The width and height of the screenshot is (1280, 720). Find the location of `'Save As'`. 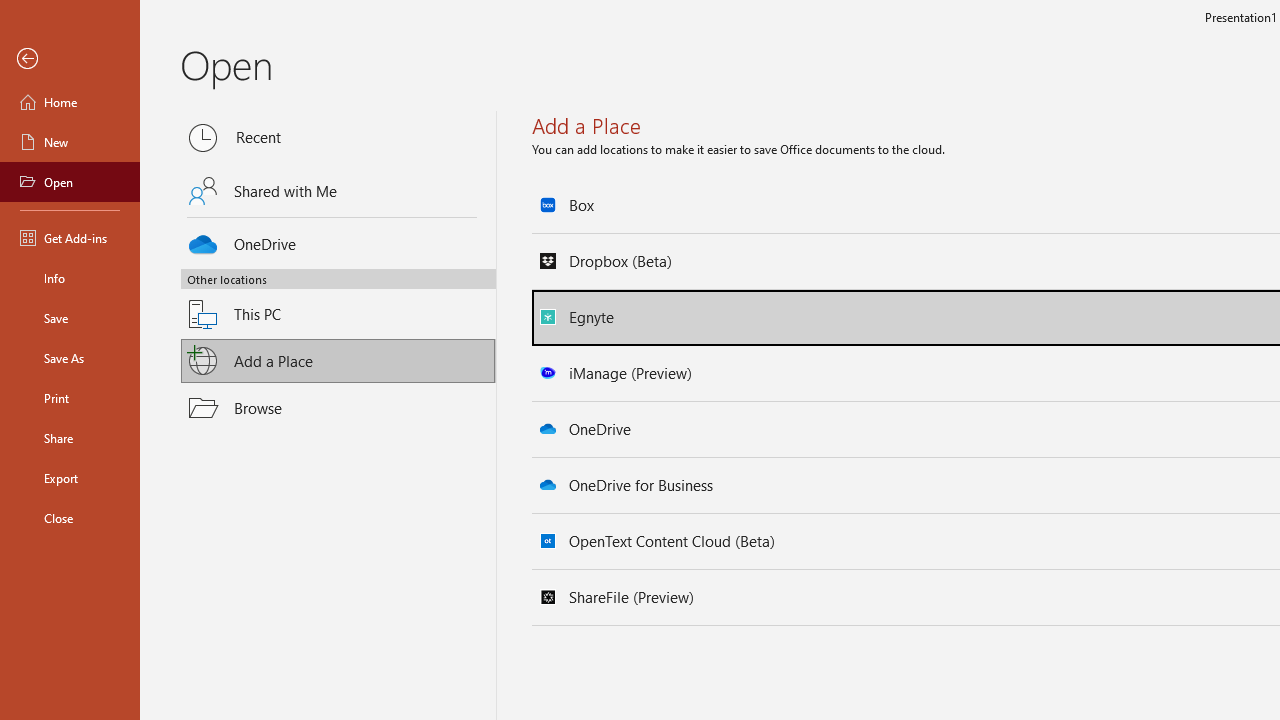

'Save As' is located at coordinates (69, 356).